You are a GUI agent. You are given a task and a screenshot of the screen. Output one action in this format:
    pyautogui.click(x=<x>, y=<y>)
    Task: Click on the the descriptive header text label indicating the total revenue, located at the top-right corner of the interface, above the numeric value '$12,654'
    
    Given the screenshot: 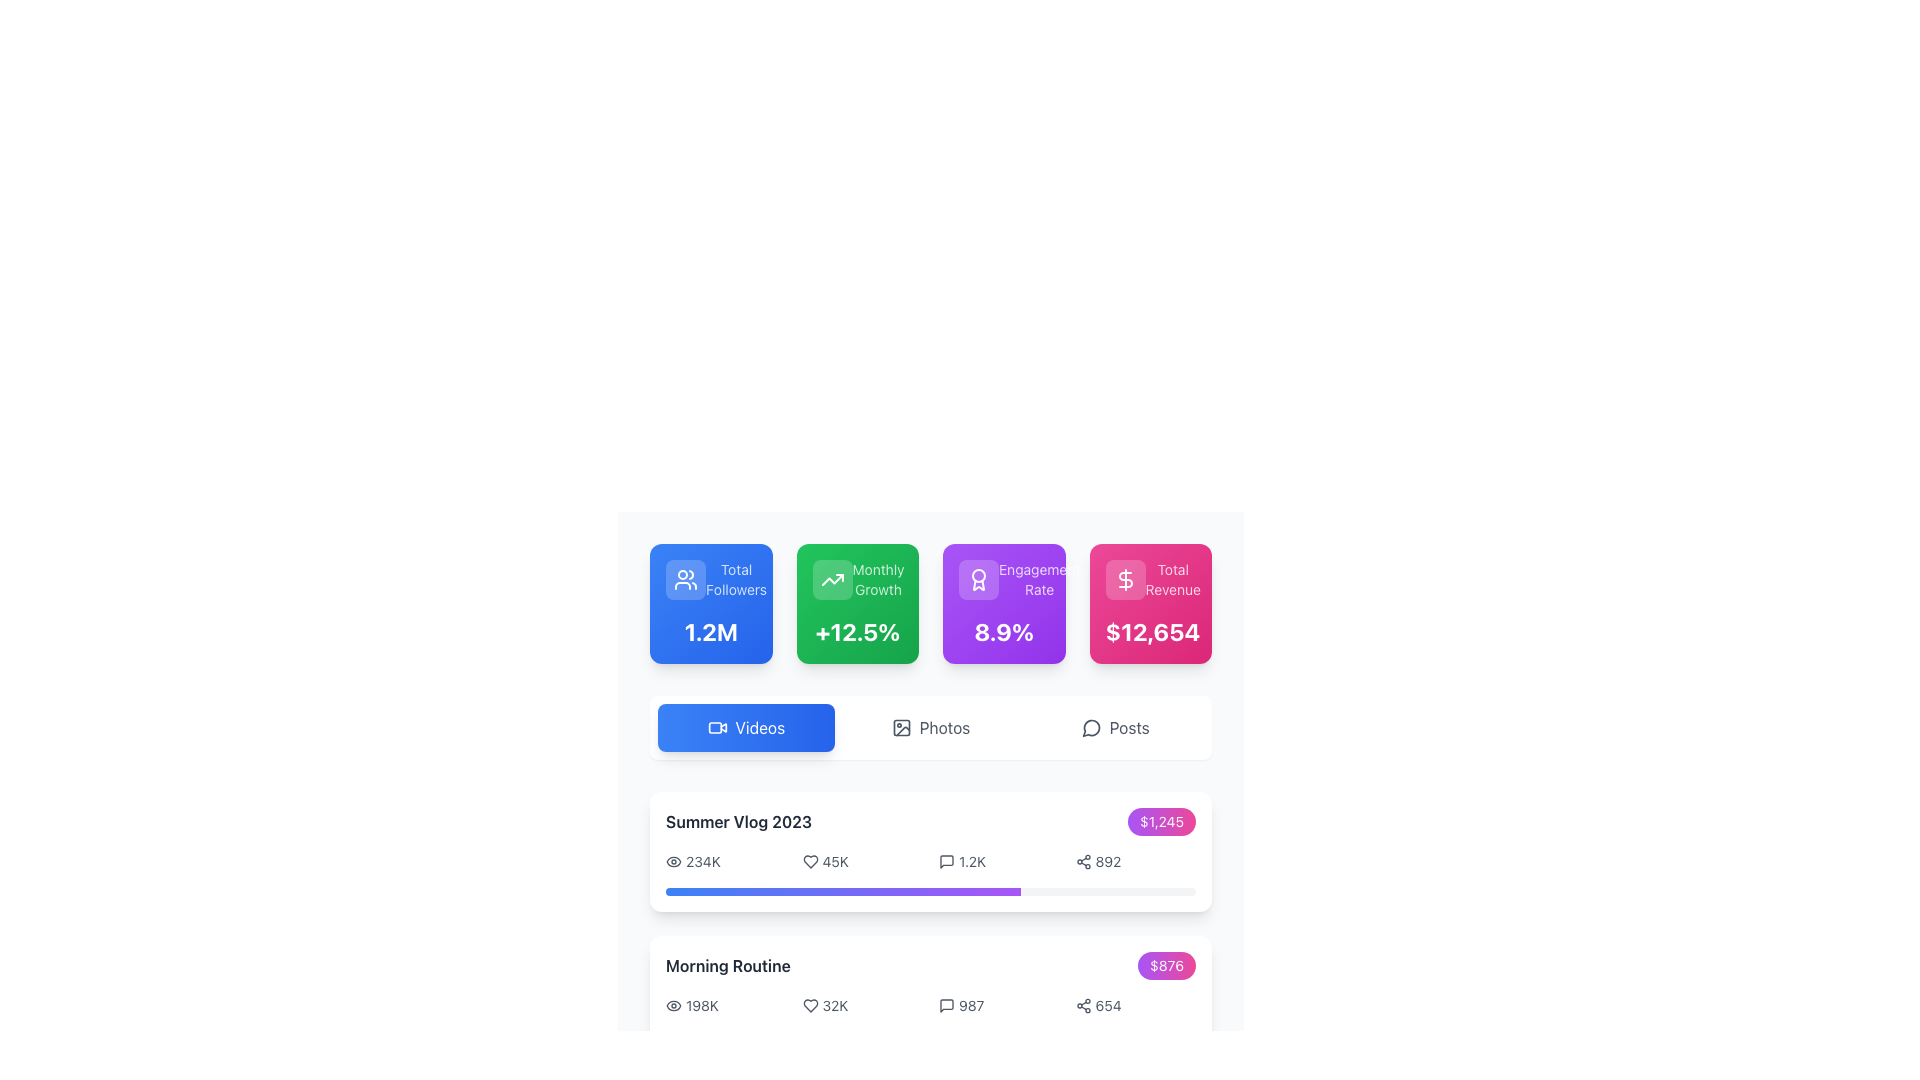 What is the action you would take?
    pyautogui.click(x=1173, y=579)
    